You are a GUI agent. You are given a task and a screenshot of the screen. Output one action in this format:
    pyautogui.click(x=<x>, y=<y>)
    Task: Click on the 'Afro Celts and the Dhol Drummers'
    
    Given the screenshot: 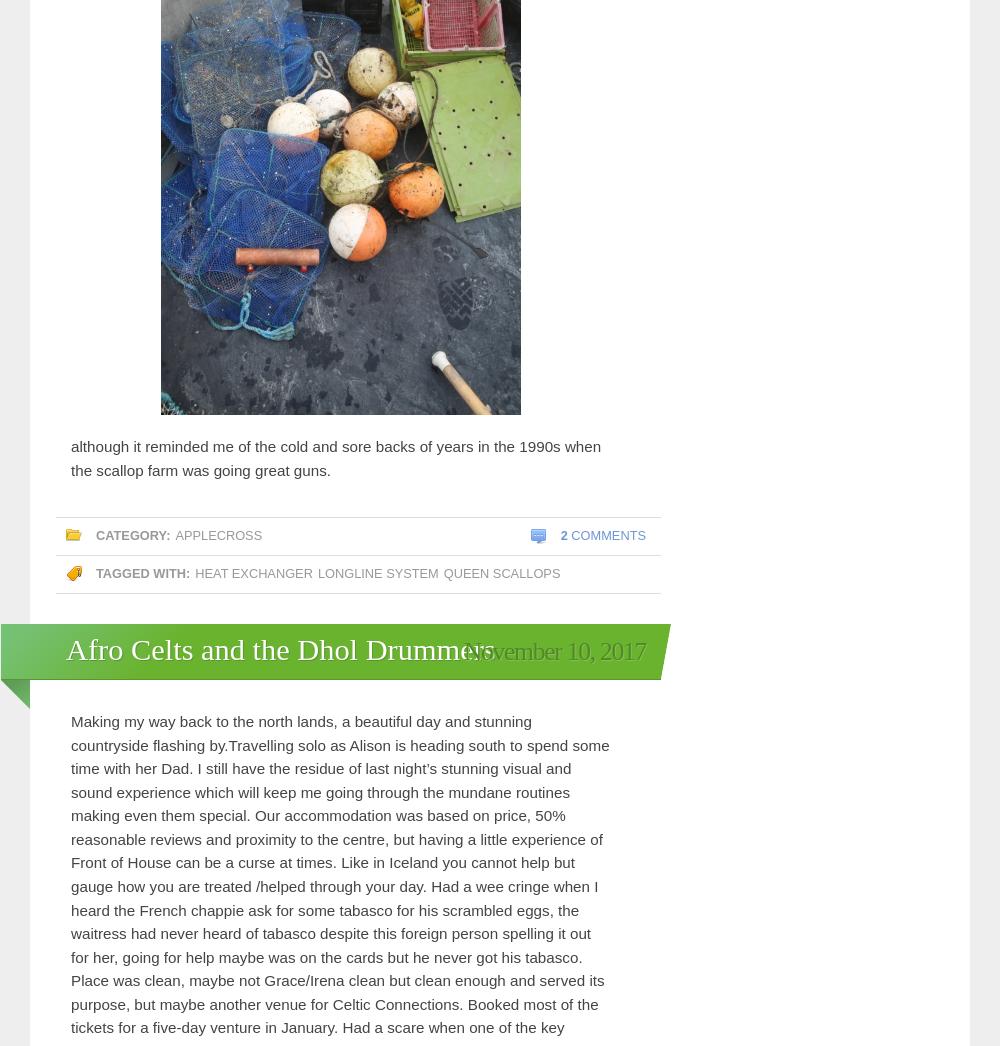 What is the action you would take?
    pyautogui.click(x=280, y=648)
    